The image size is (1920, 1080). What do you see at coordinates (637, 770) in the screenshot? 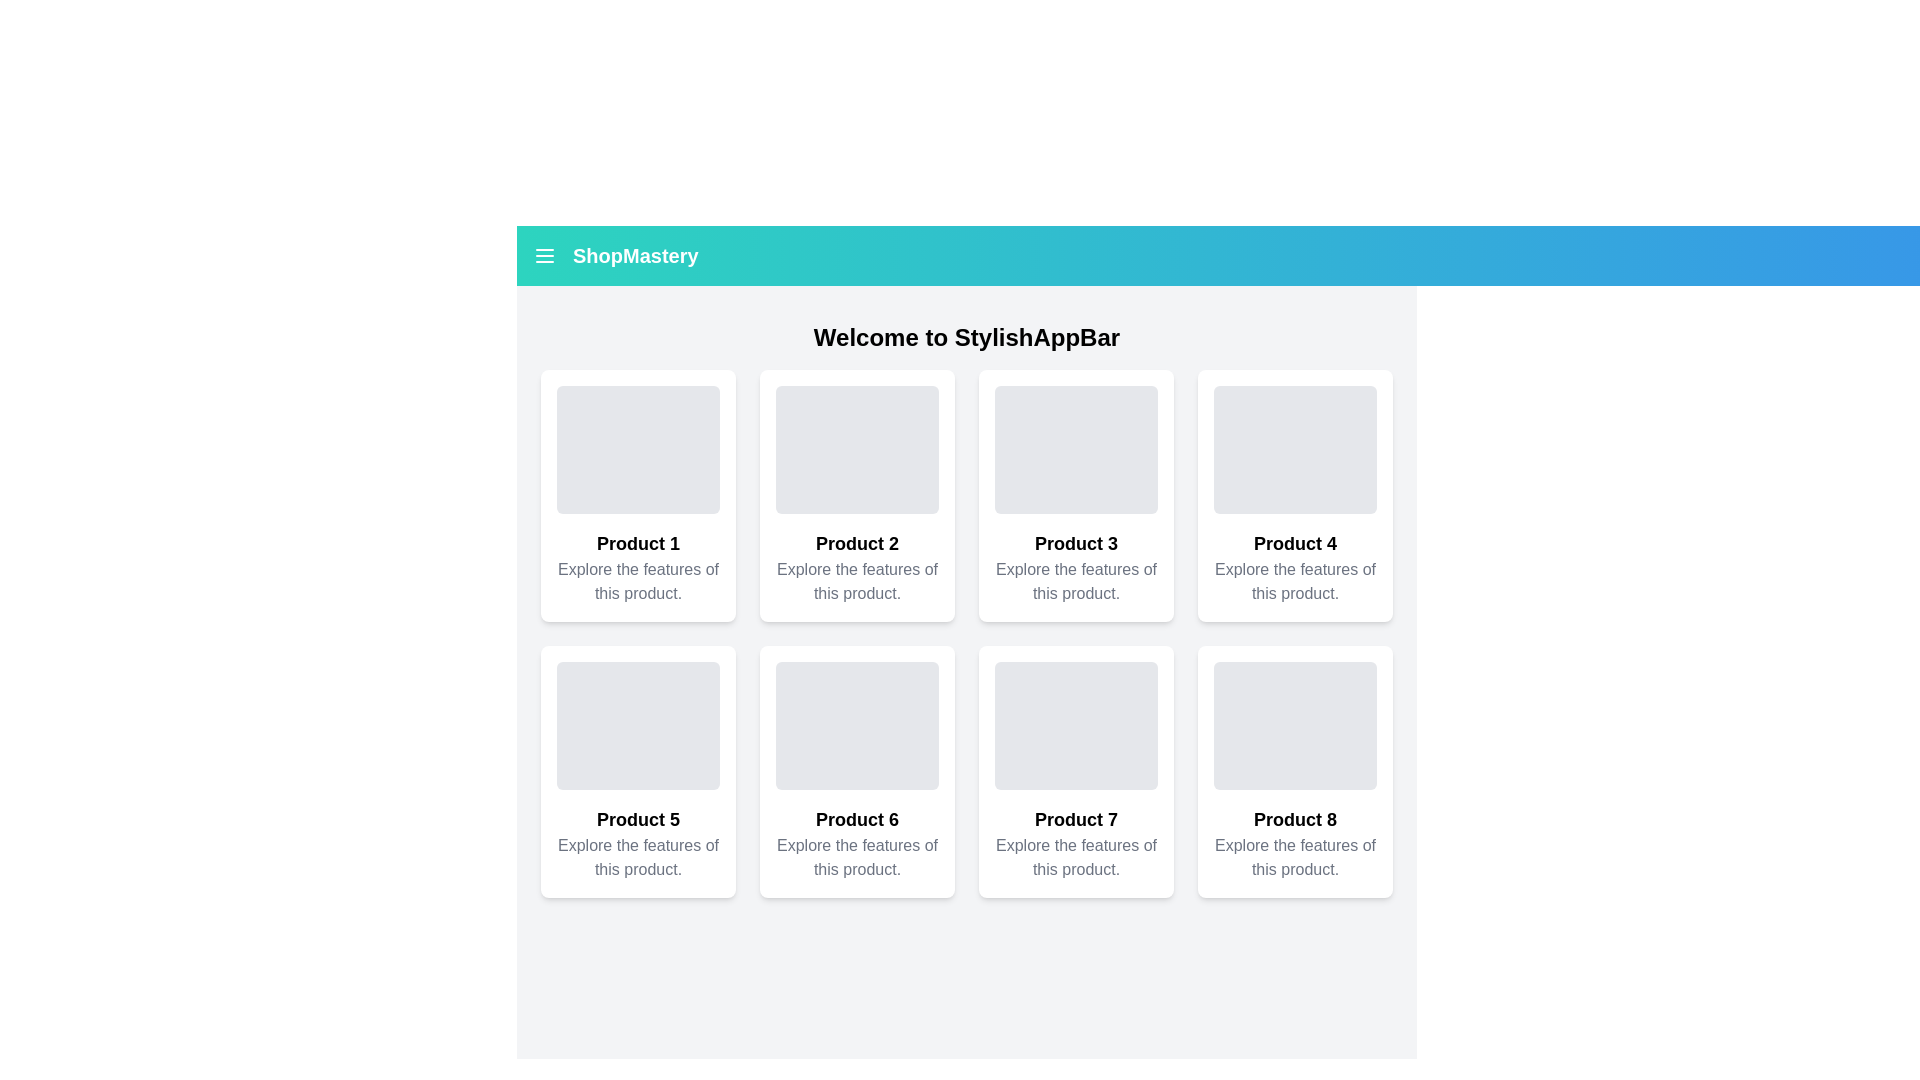
I see `the fifth Card component in the grid layout that serves as a visual representation of a product, located below 'Product 1' and to the left of 'Product 6'` at bounding box center [637, 770].